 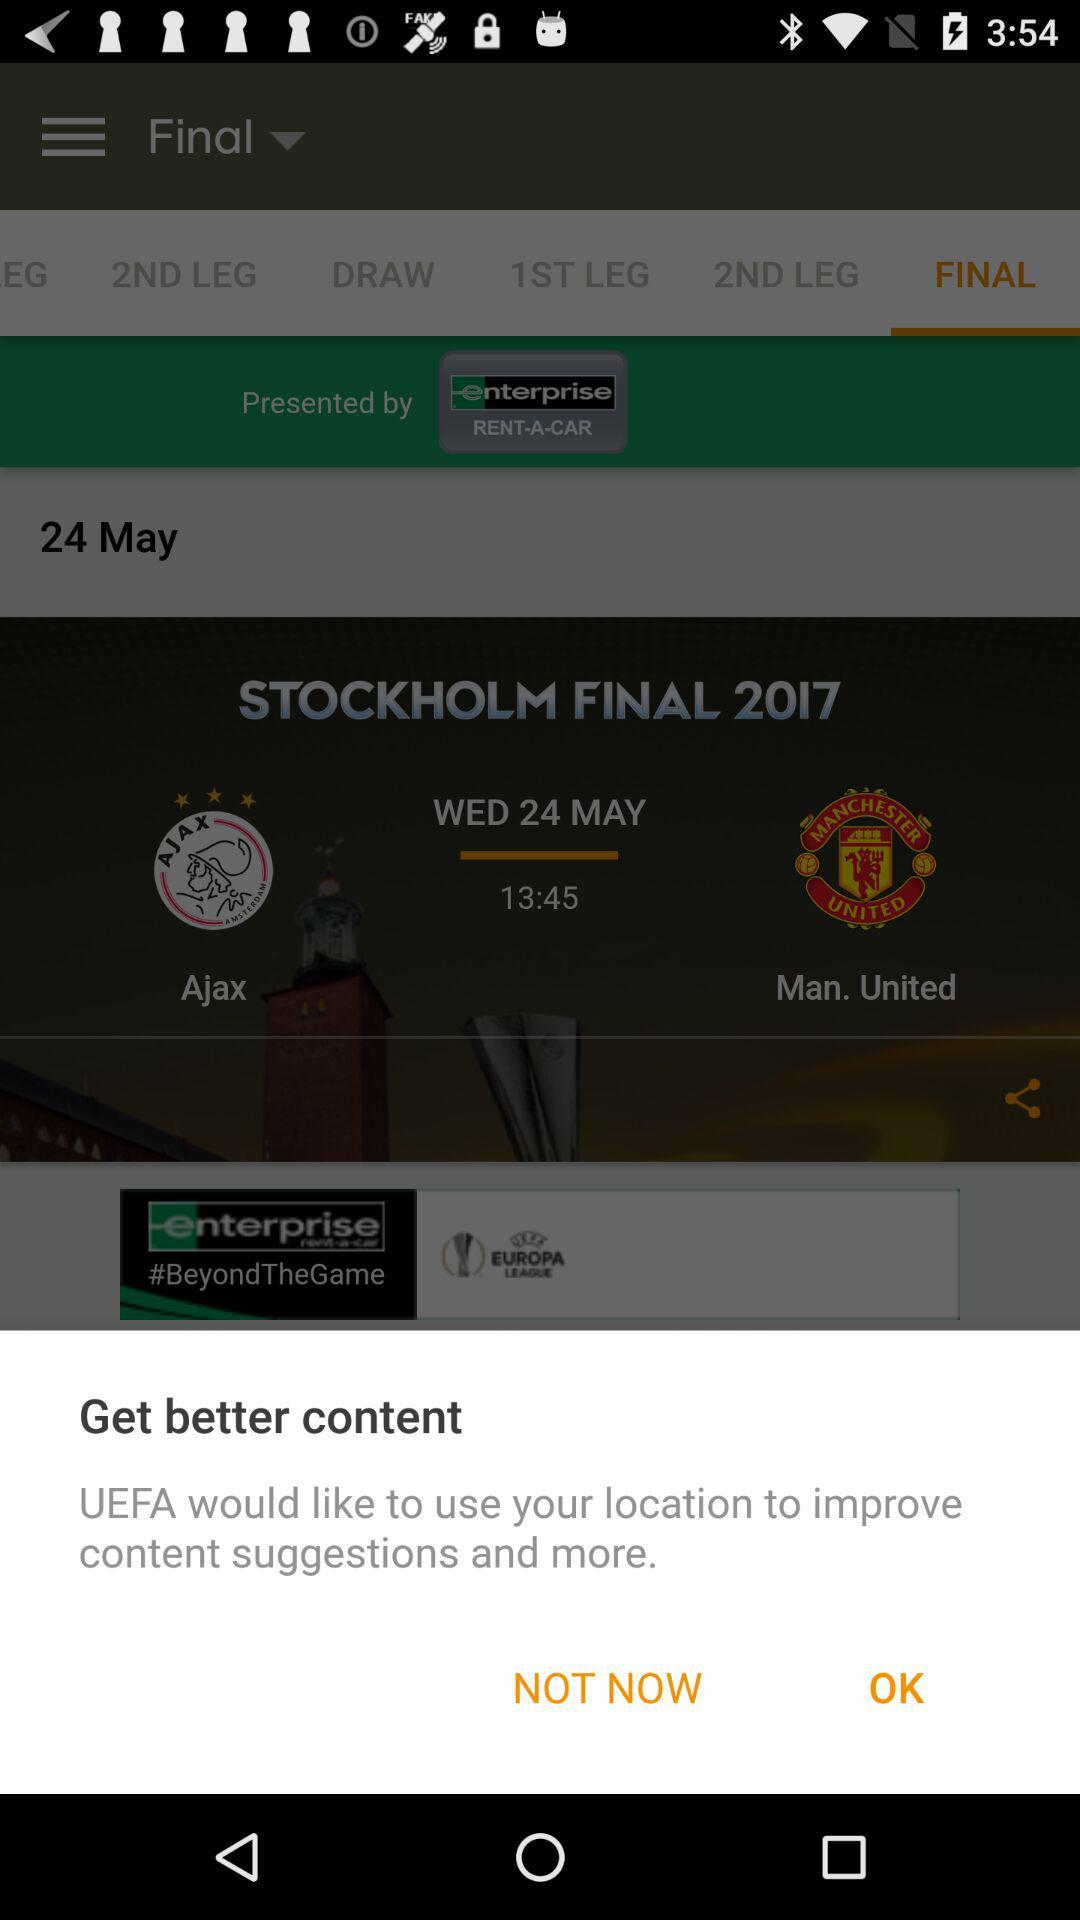 I want to click on the item below uefa would like, so click(x=606, y=1685).